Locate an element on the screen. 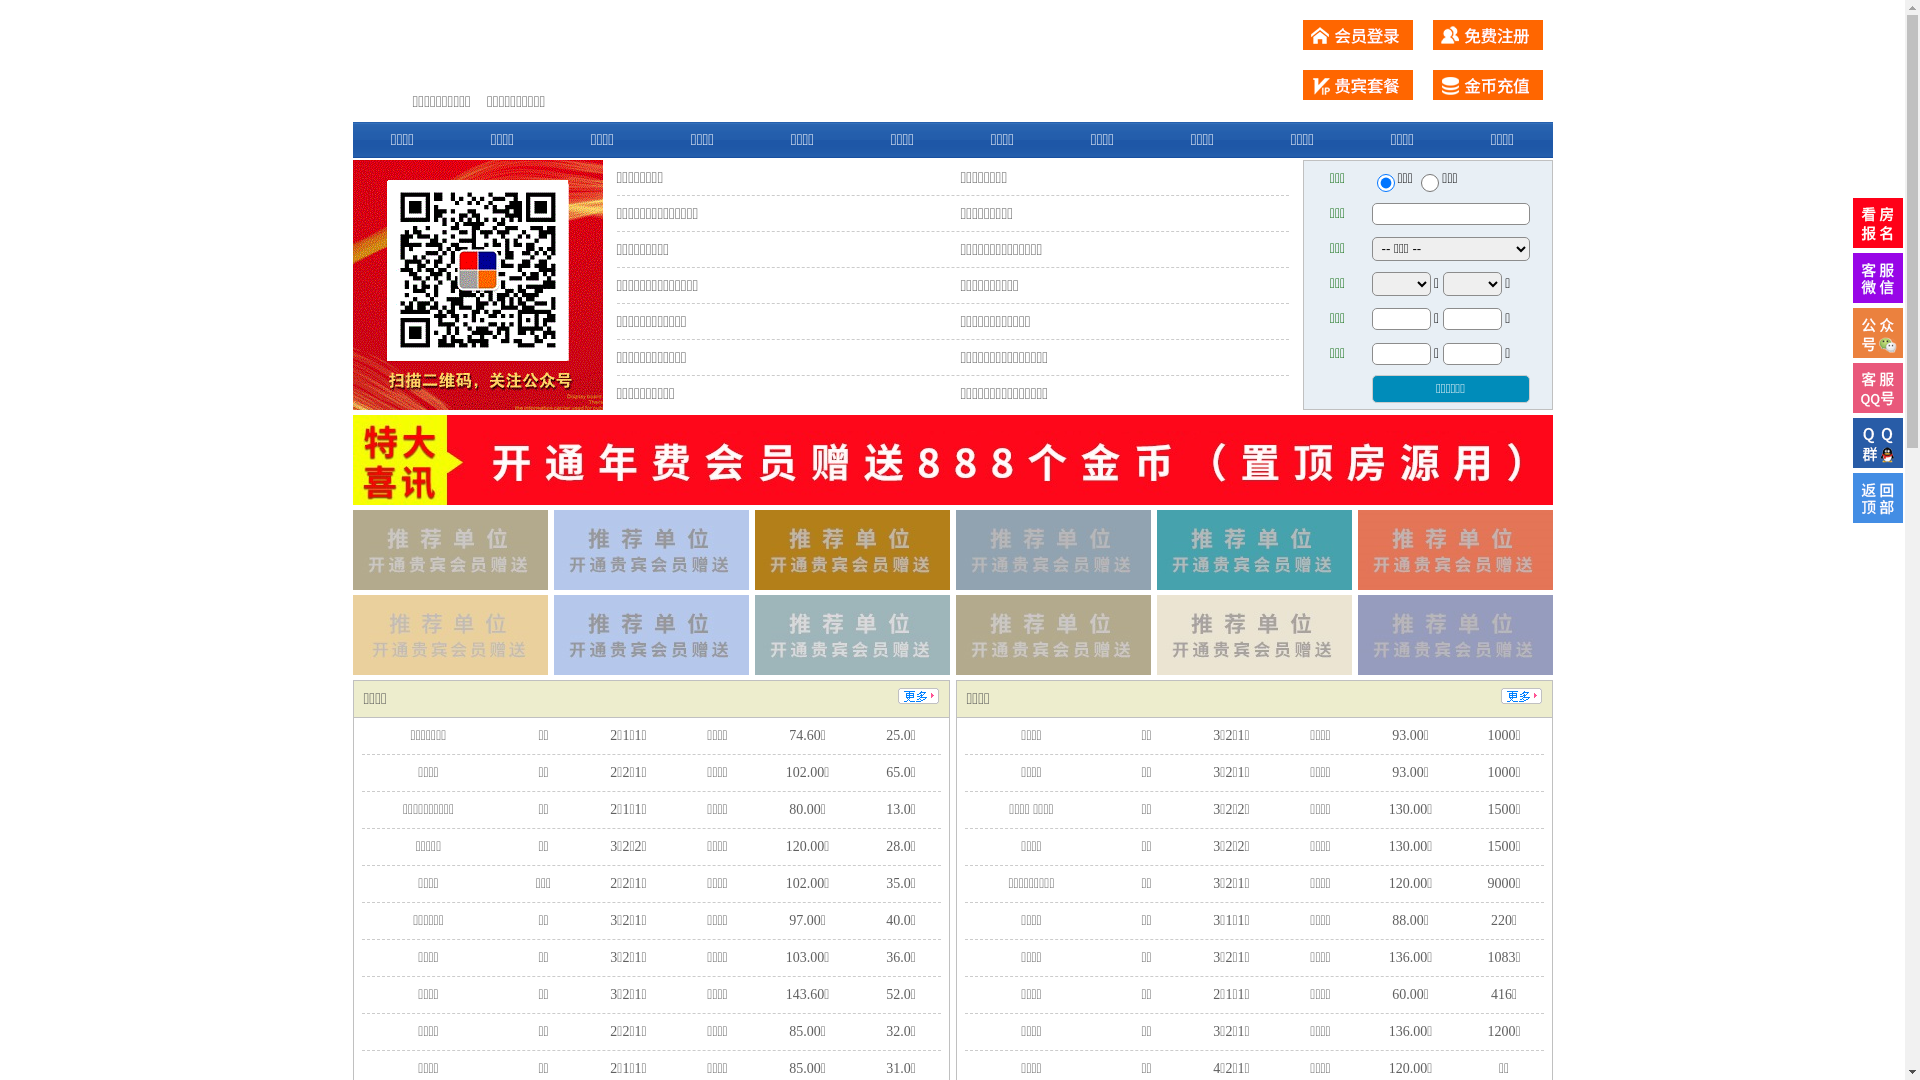  'chuzu' is located at coordinates (1419, 182).